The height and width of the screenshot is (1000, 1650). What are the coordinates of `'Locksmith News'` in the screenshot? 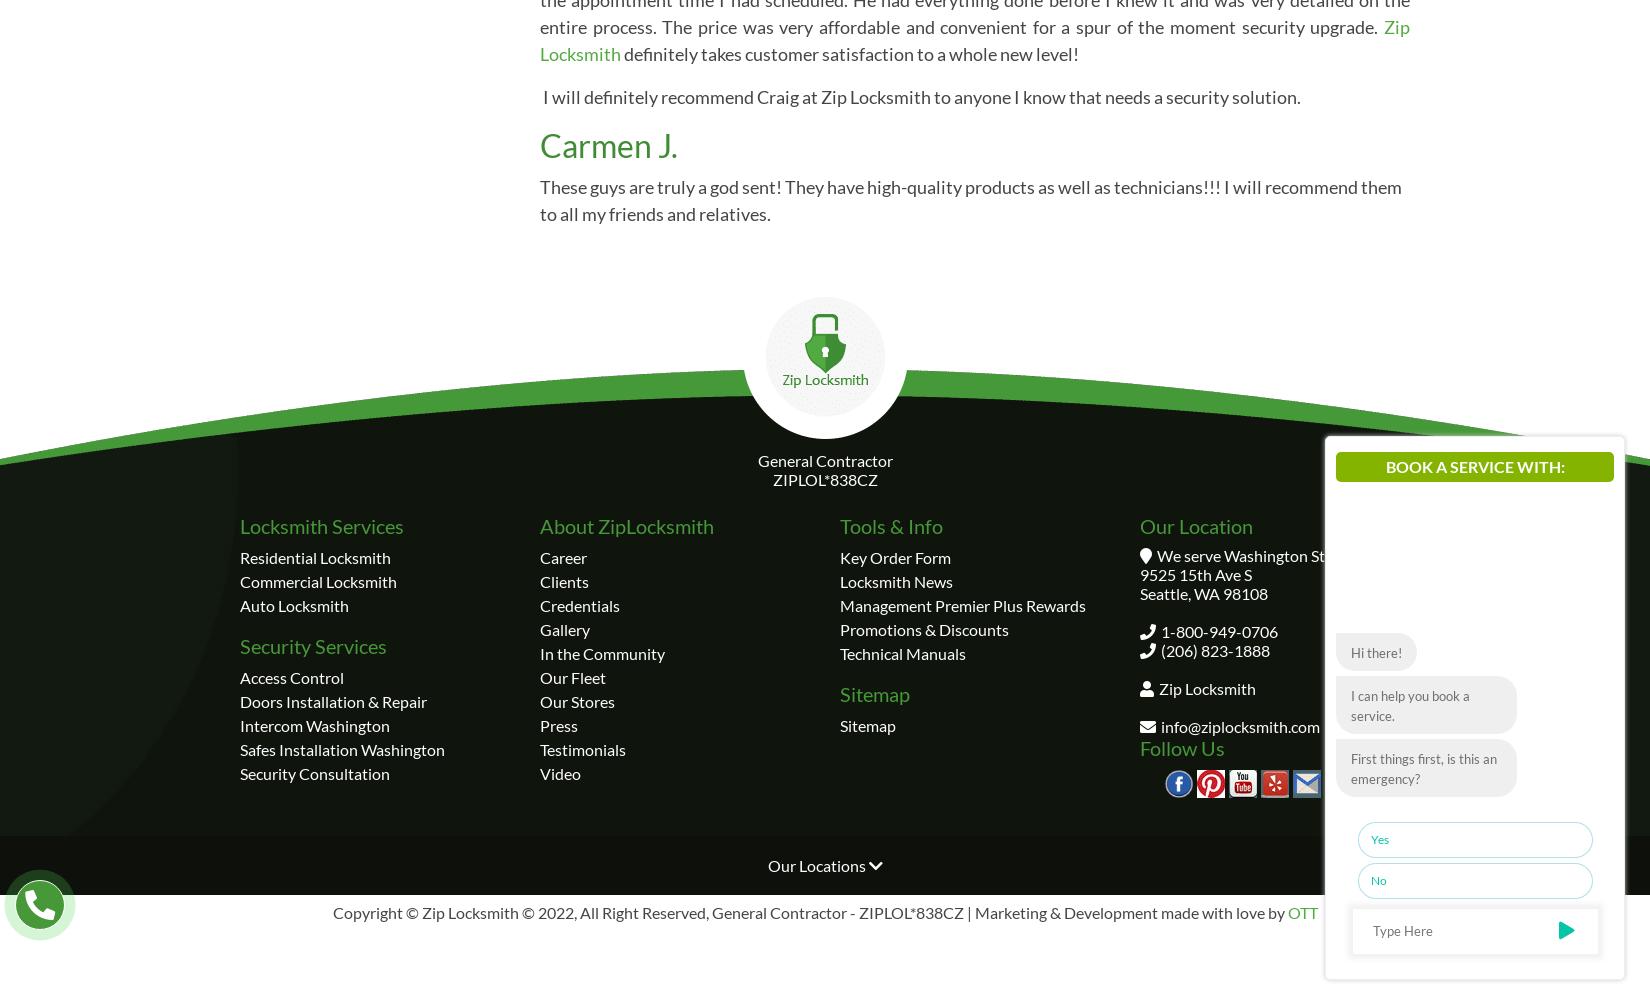 It's located at (896, 579).